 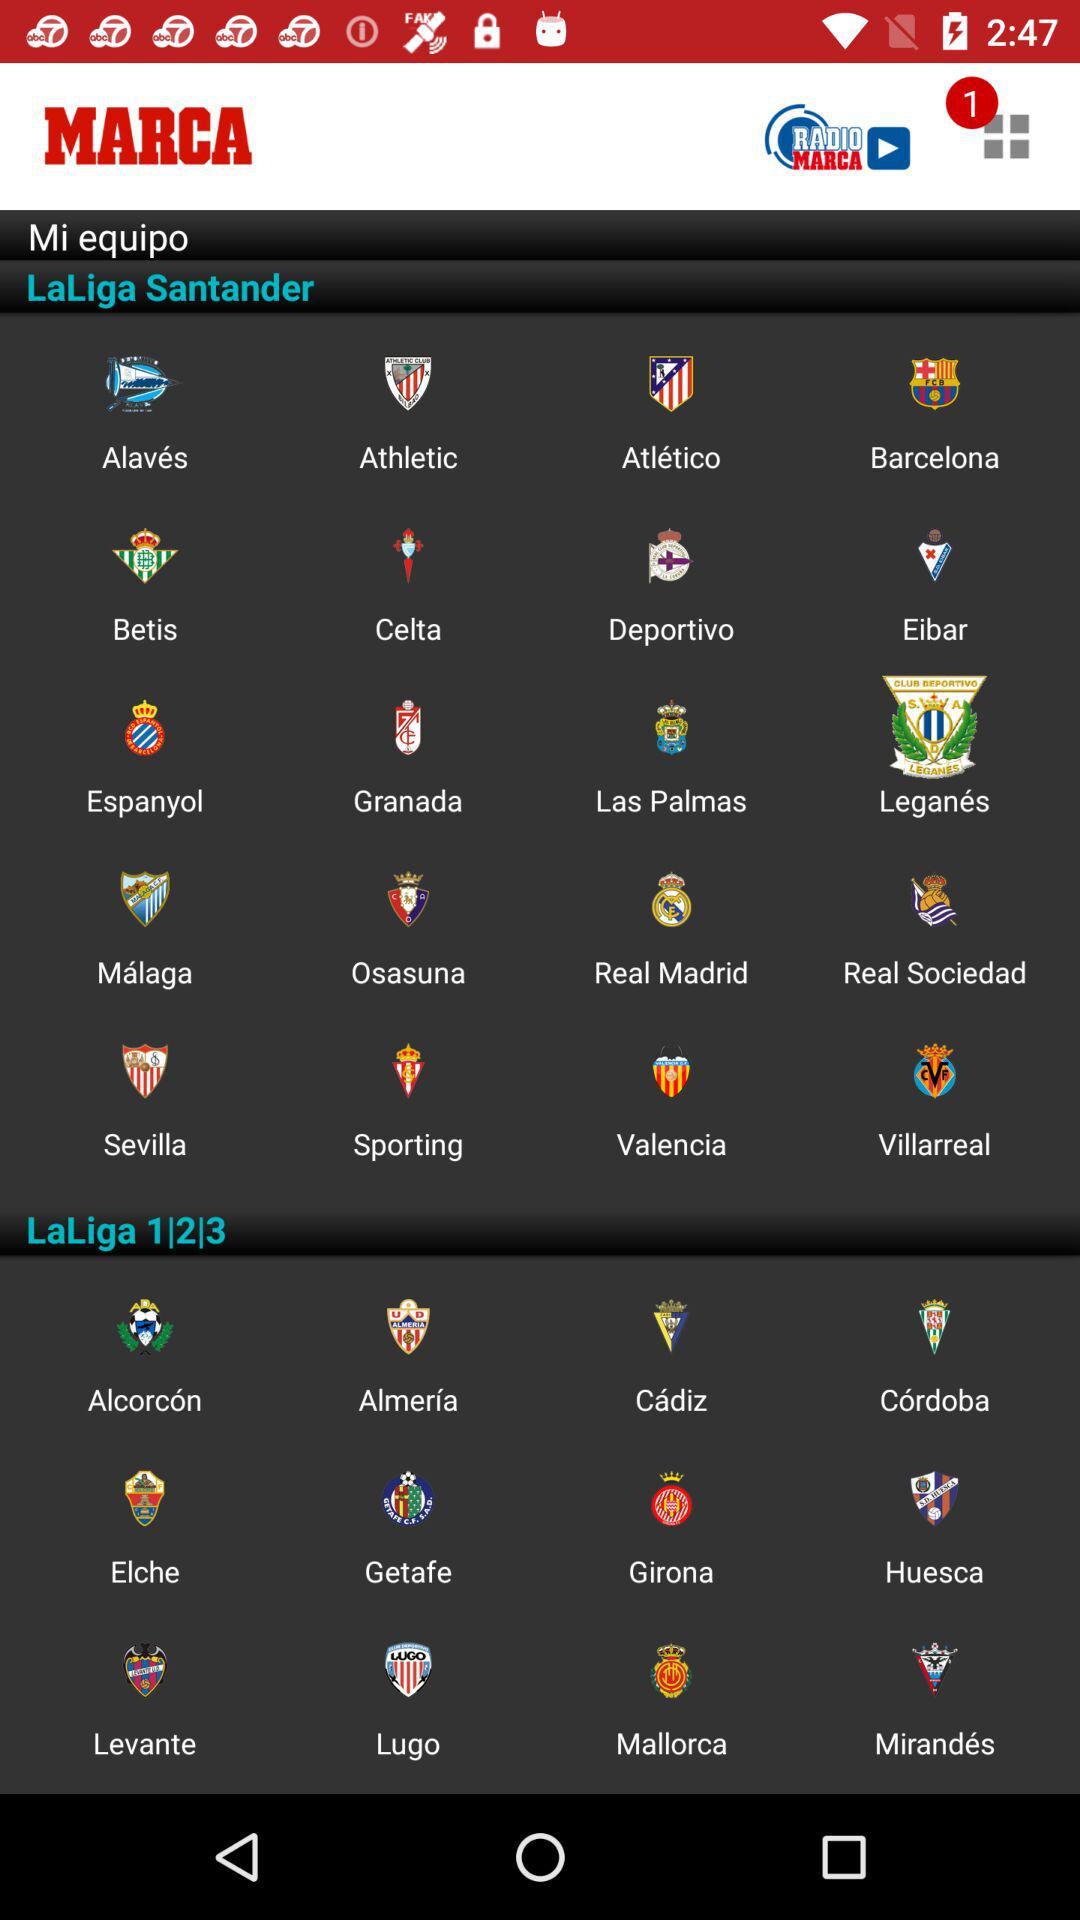 What do you see at coordinates (143, 1670) in the screenshot?
I see `the emoji icon` at bounding box center [143, 1670].